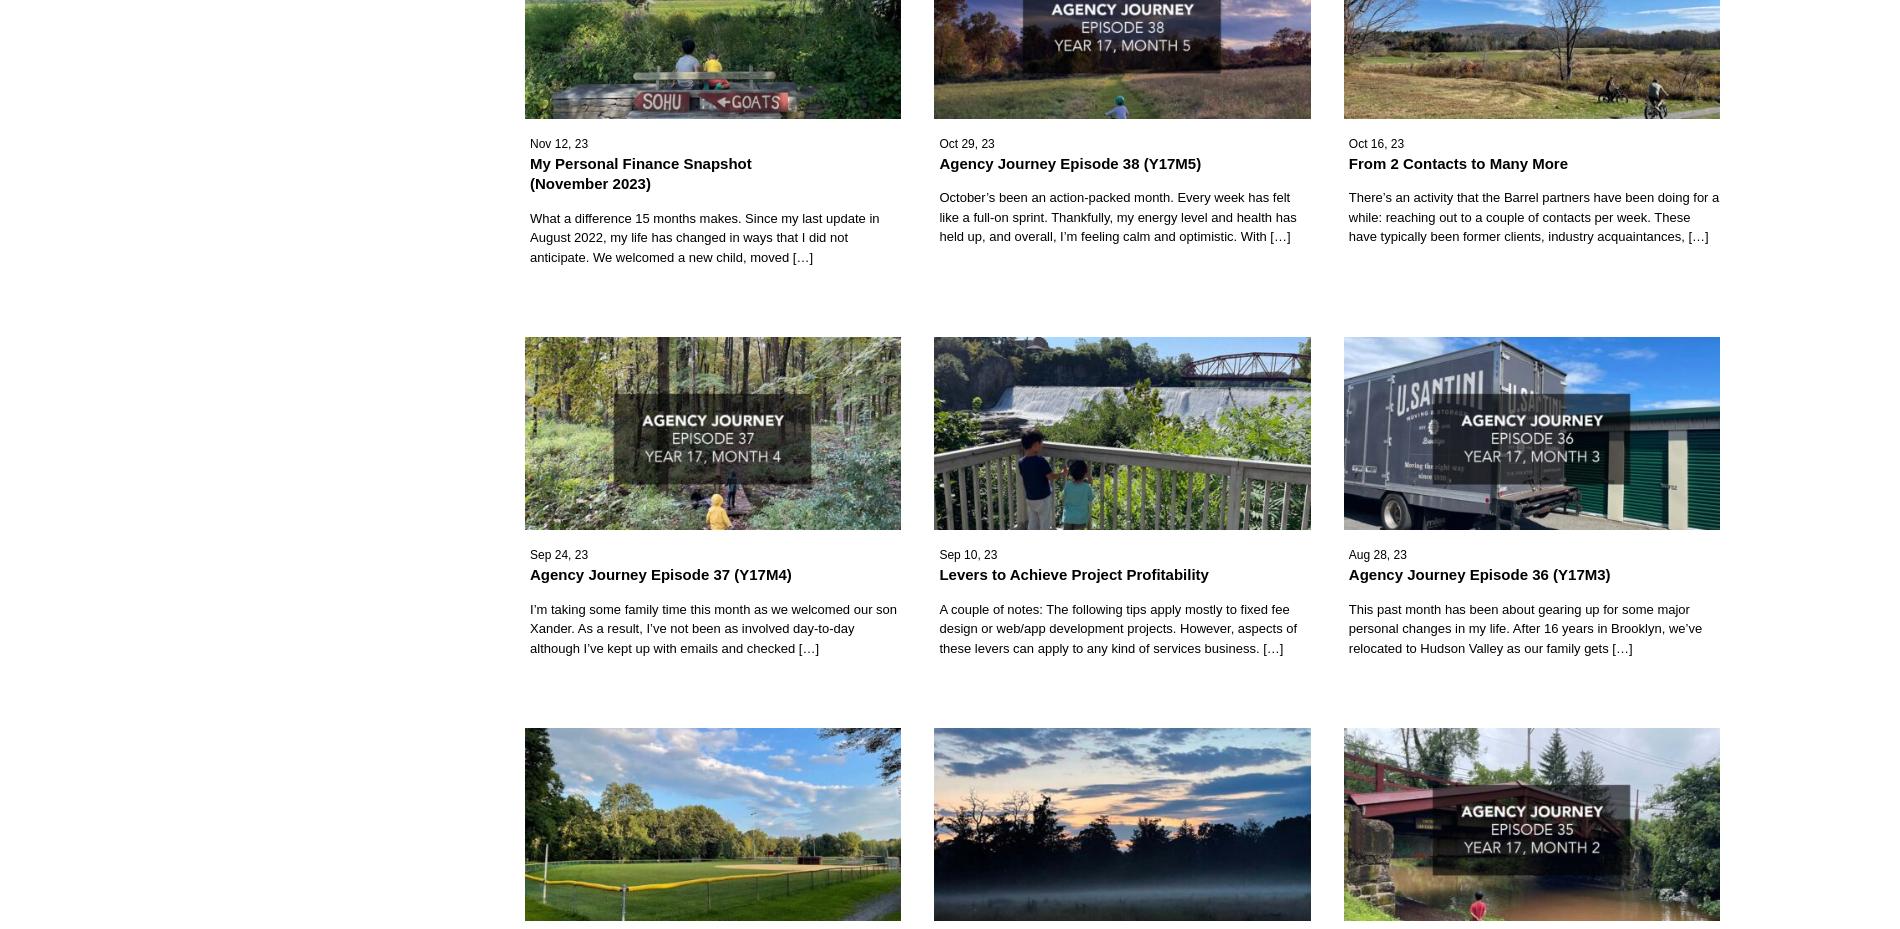 The width and height of the screenshot is (1900, 929). I want to click on 'There’s an activity that the Barrel partners have been doing for a while: reaching out to a couple of contacts per week. These have typically been former clients, industry acquaintances, […]', so click(1347, 216).